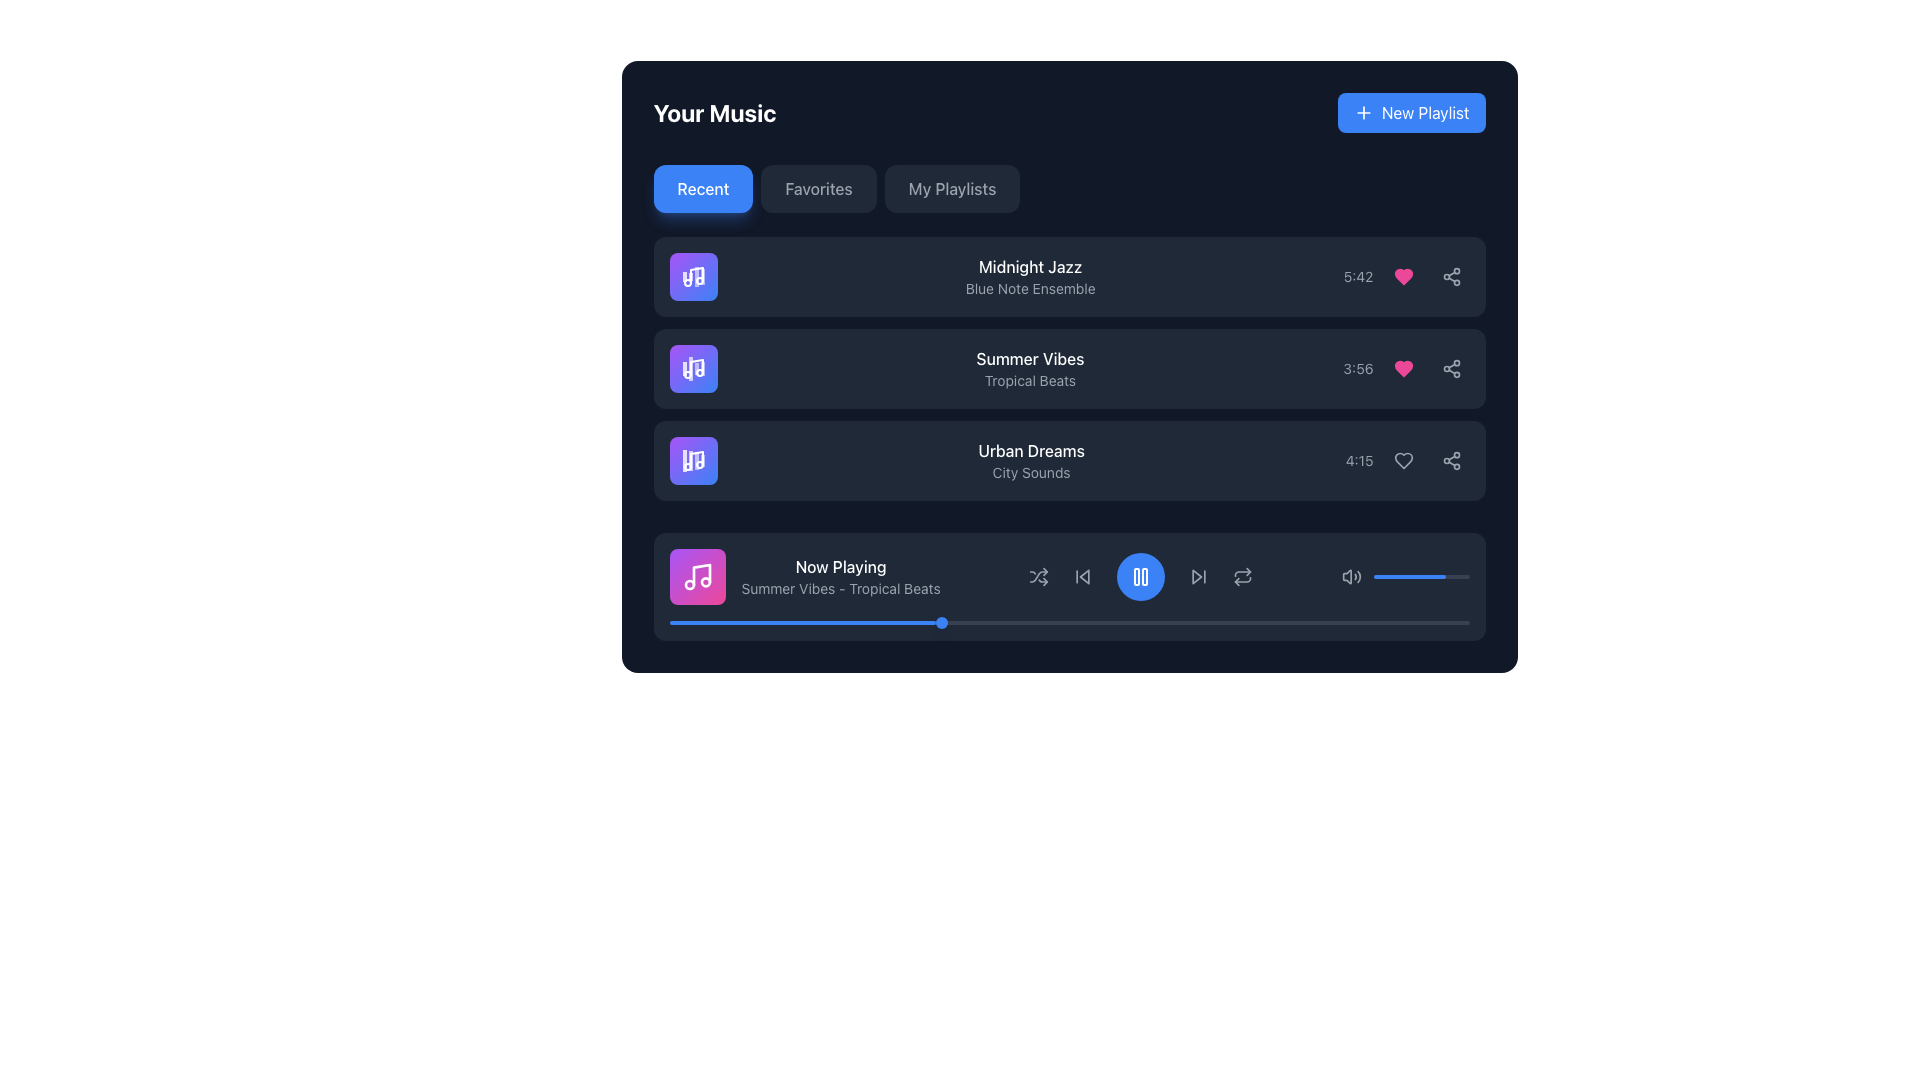 The width and height of the screenshot is (1920, 1080). I want to click on the square-shaped Icon button with a gradient background and a white music note icon, so click(693, 369).